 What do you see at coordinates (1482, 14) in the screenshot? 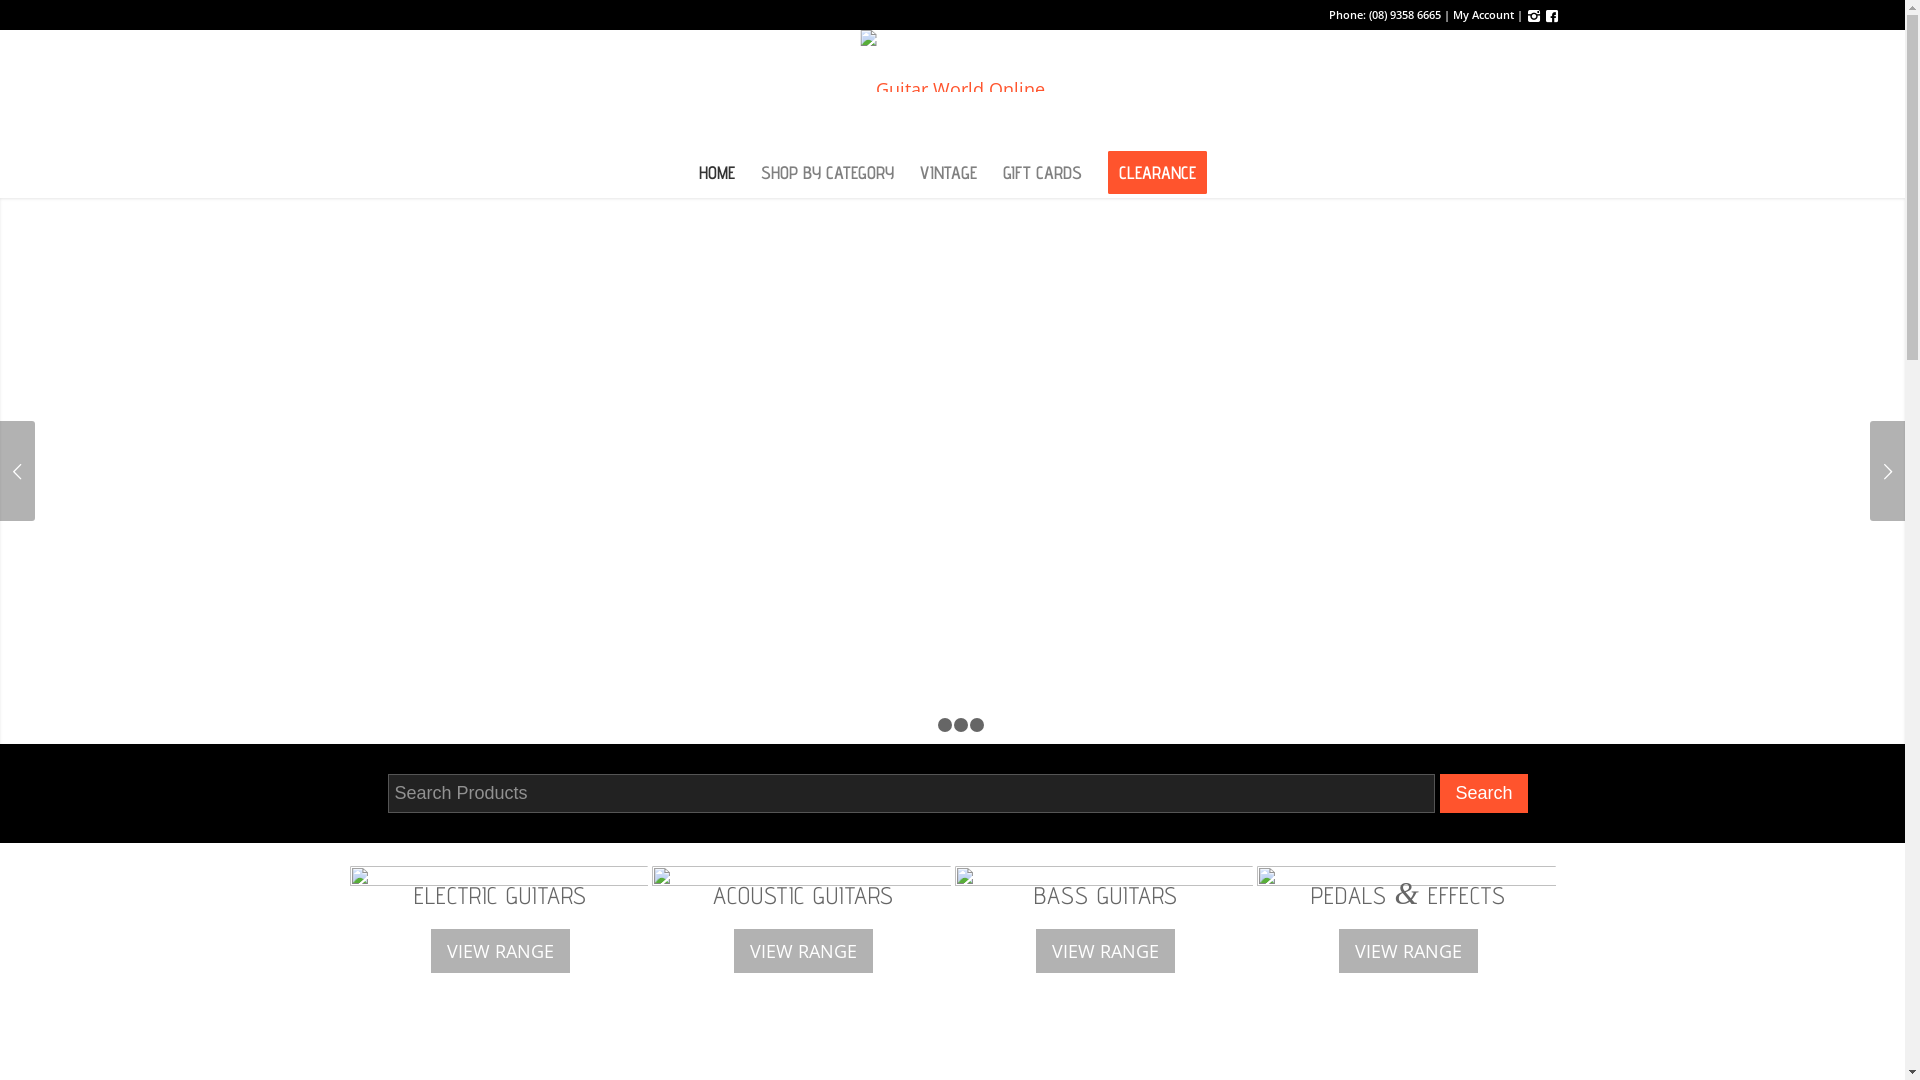
I see `'My Account'` at bounding box center [1482, 14].